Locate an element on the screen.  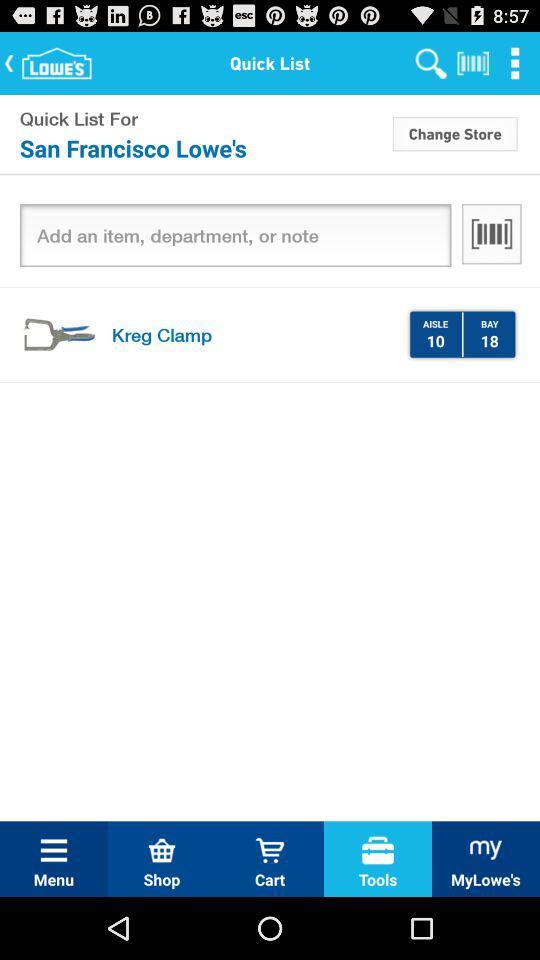
icon next to aisle app is located at coordinates (462, 334).